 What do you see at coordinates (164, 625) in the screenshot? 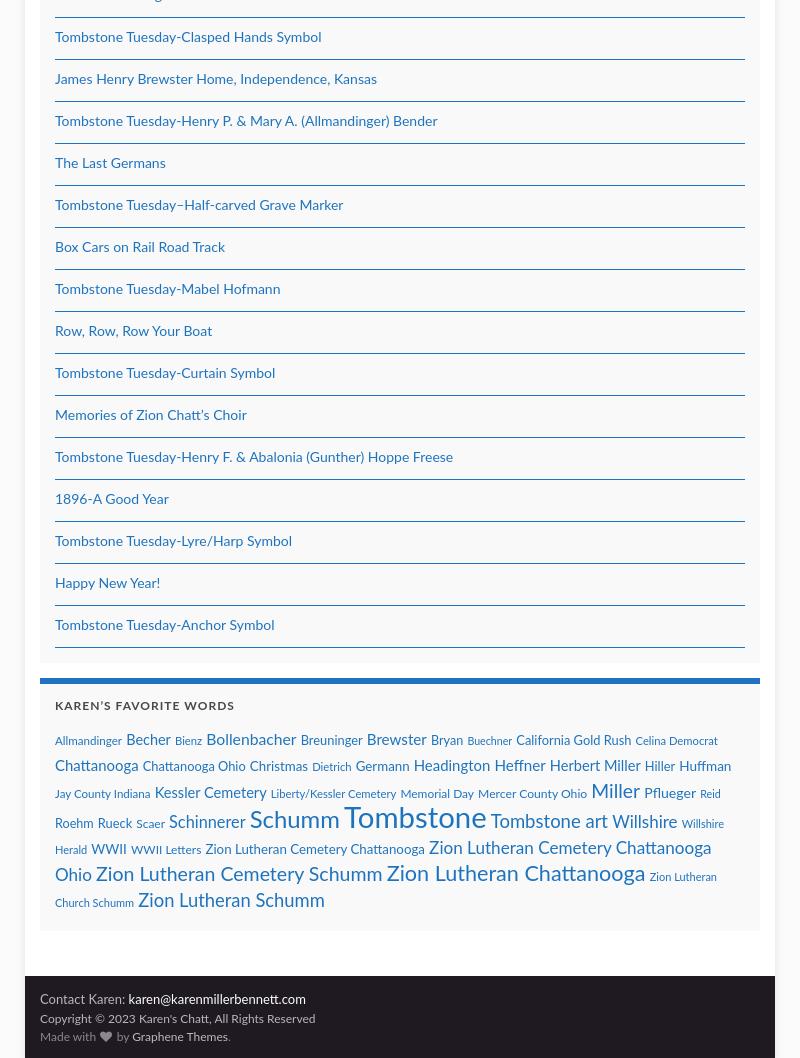
I see `'Tombstone Tuesday-Anchor Symbol'` at bounding box center [164, 625].